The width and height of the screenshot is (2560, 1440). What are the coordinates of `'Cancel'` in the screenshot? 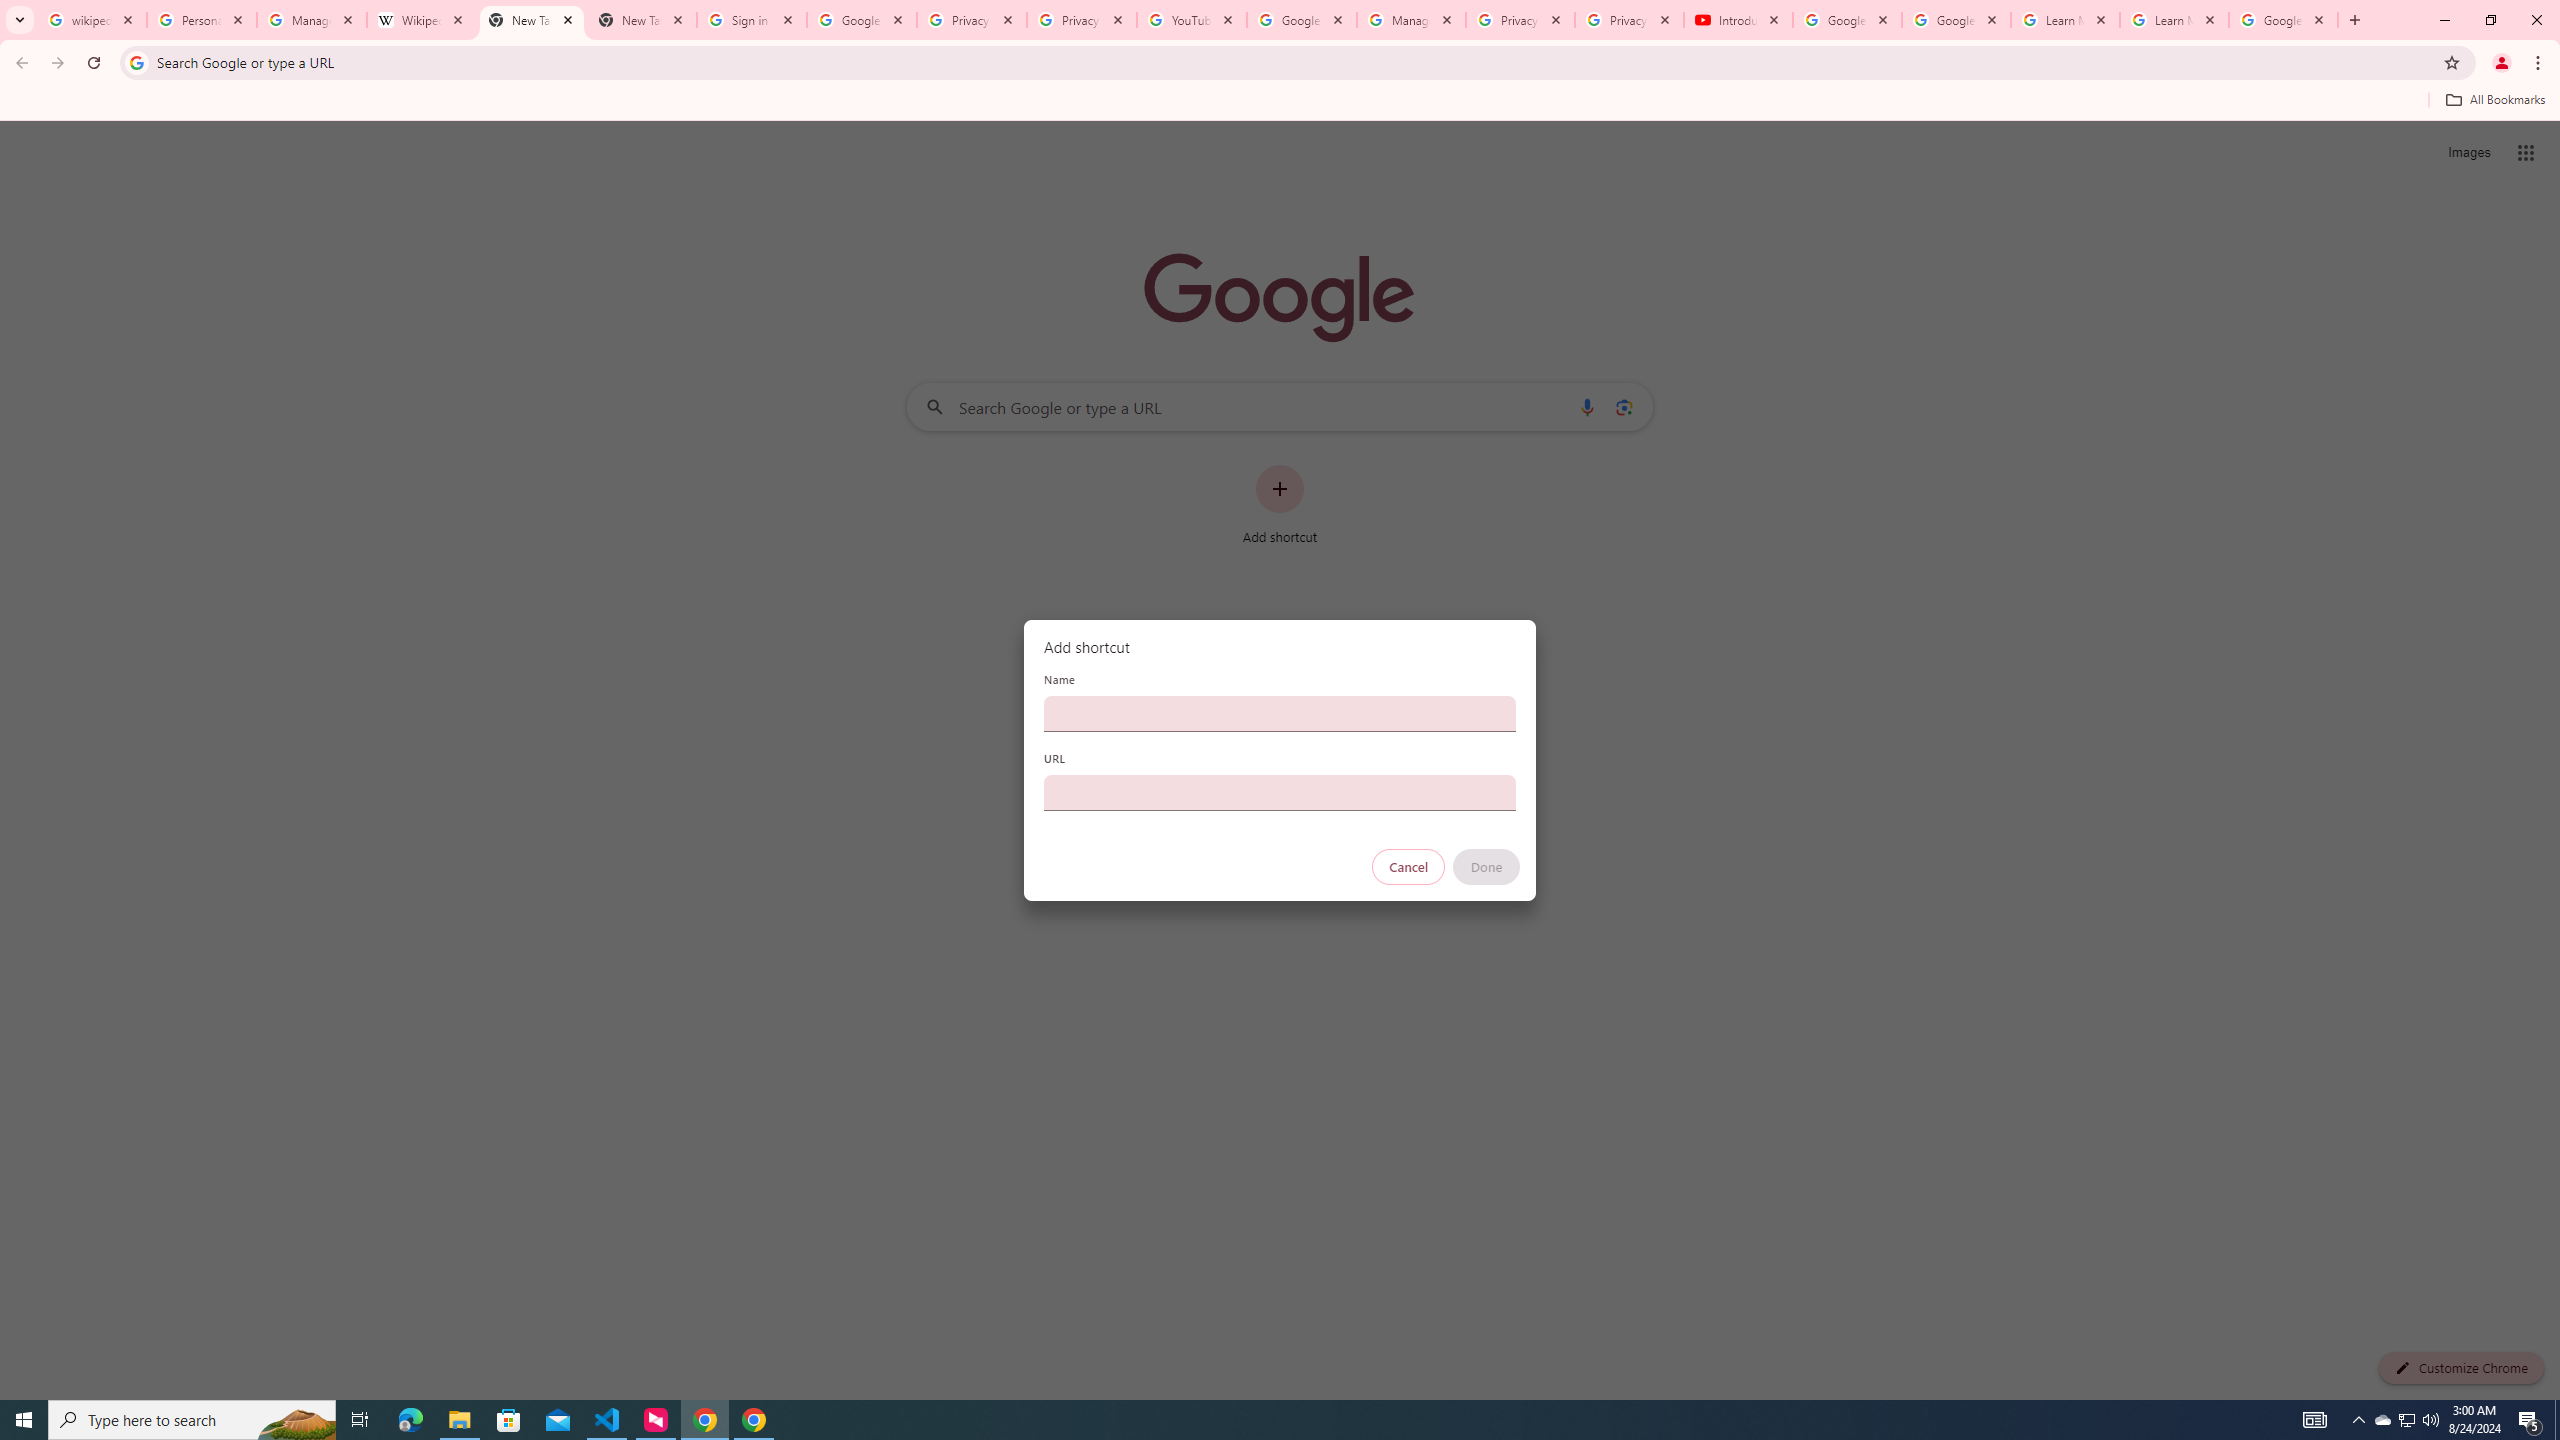 It's located at (1409, 866).